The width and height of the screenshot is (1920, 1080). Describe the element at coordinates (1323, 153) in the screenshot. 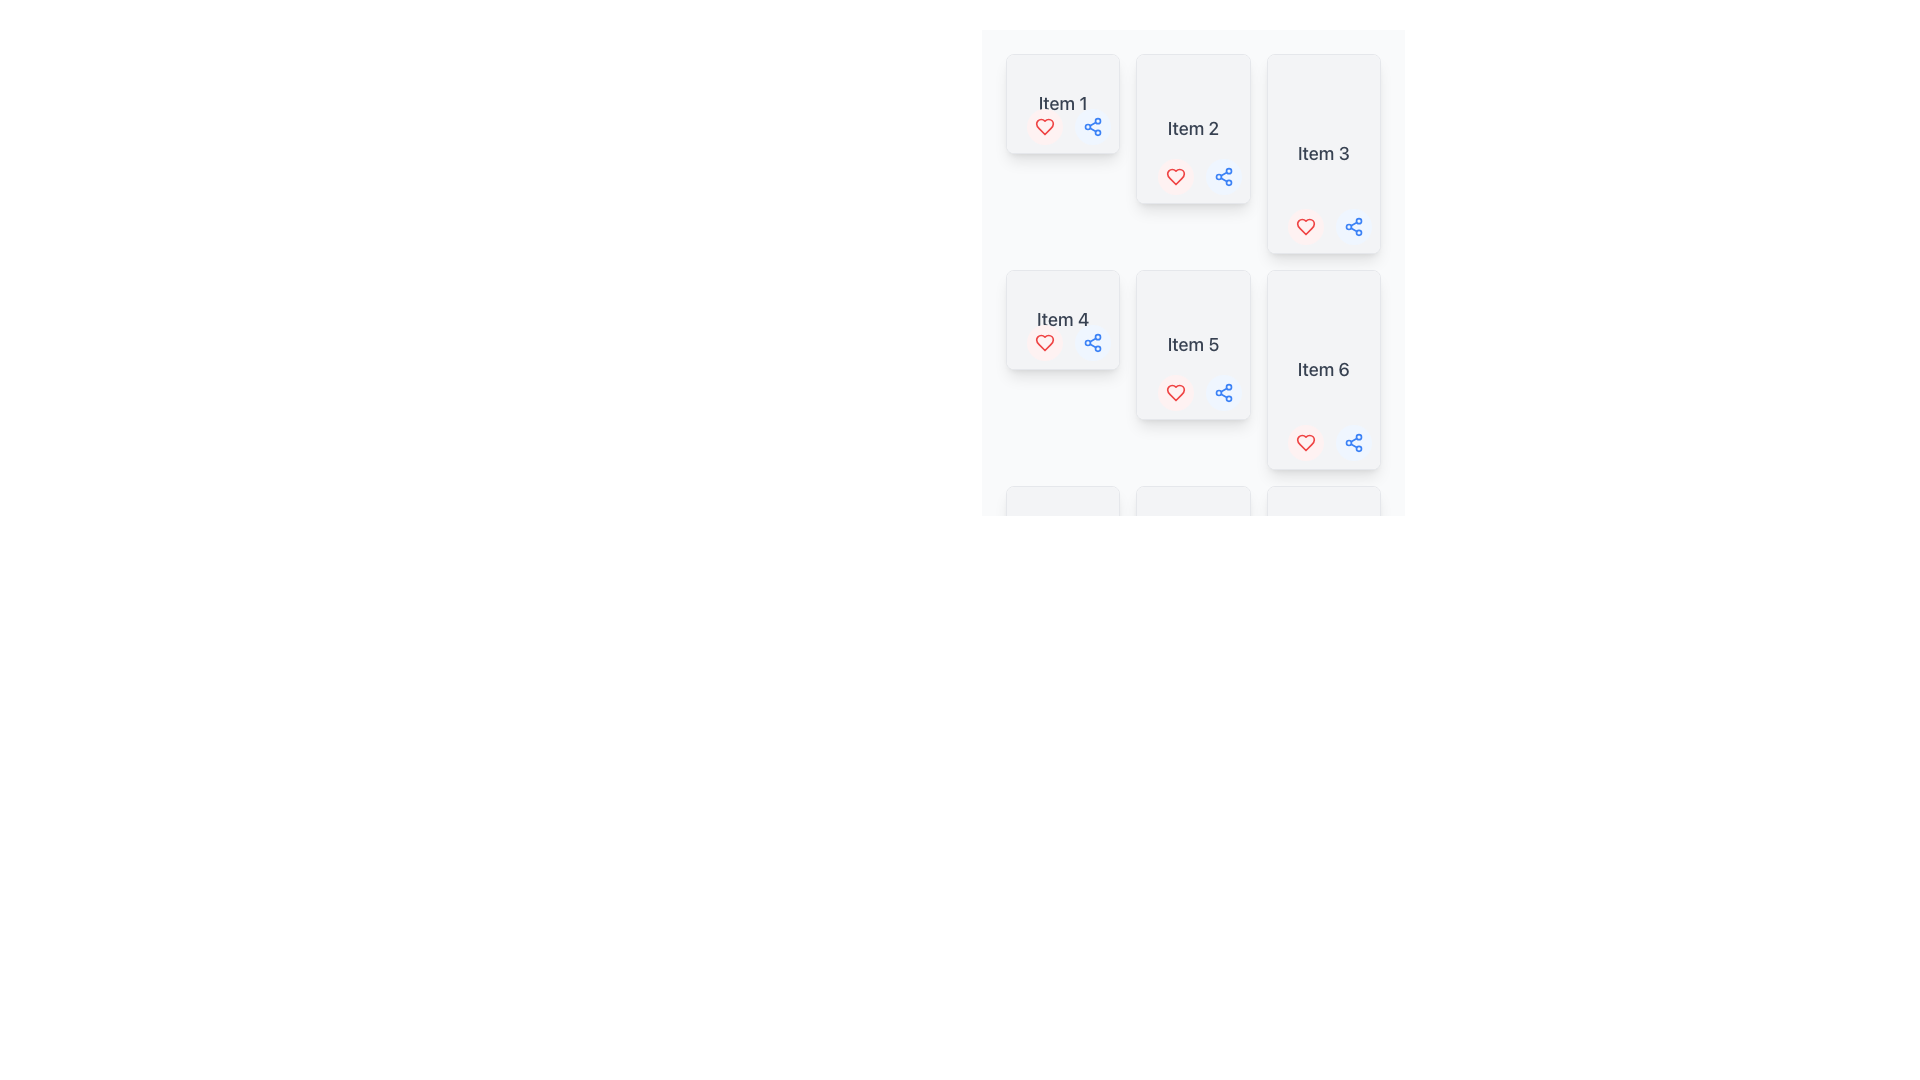

I see `the 'Item 3' card located` at that location.